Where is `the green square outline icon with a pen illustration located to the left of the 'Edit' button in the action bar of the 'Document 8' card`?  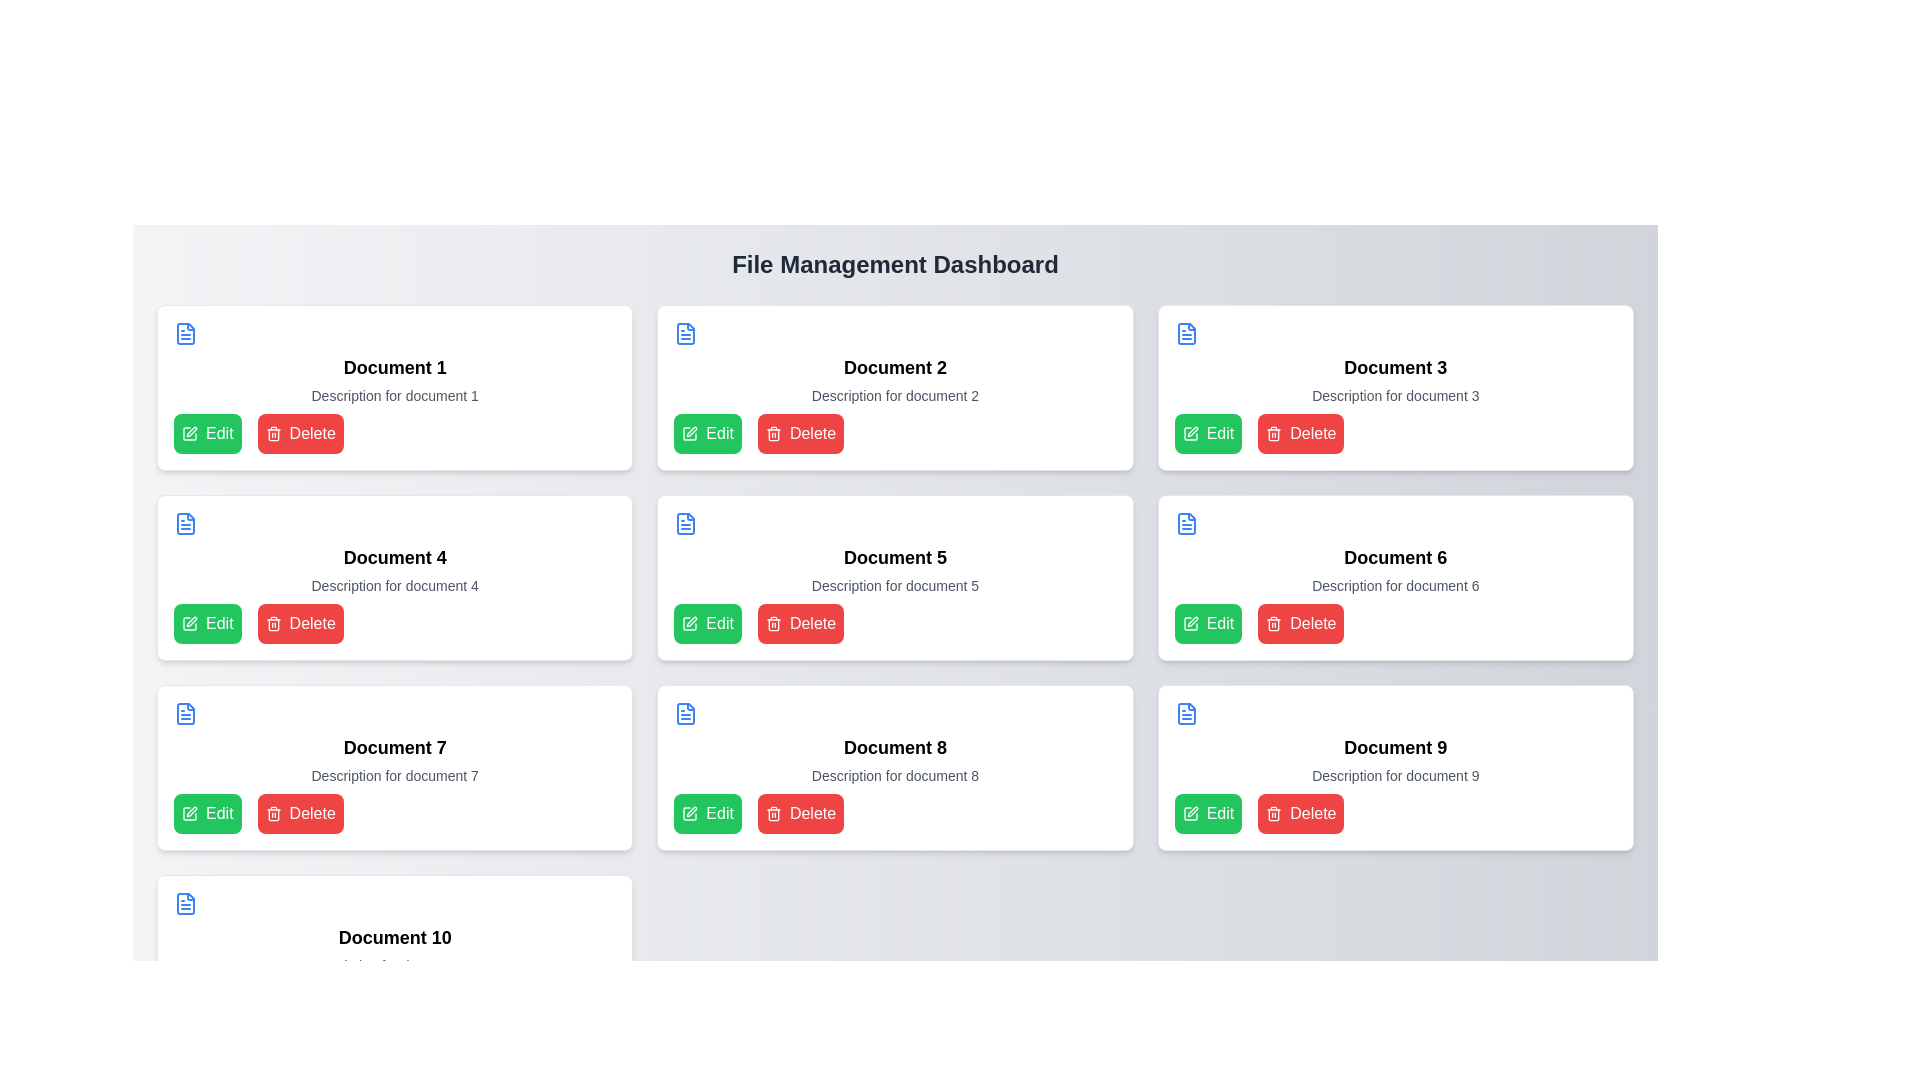 the green square outline icon with a pen illustration located to the left of the 'Edit' button in the action bar of the 'Document 8' card is located at coordinates (690, 813).